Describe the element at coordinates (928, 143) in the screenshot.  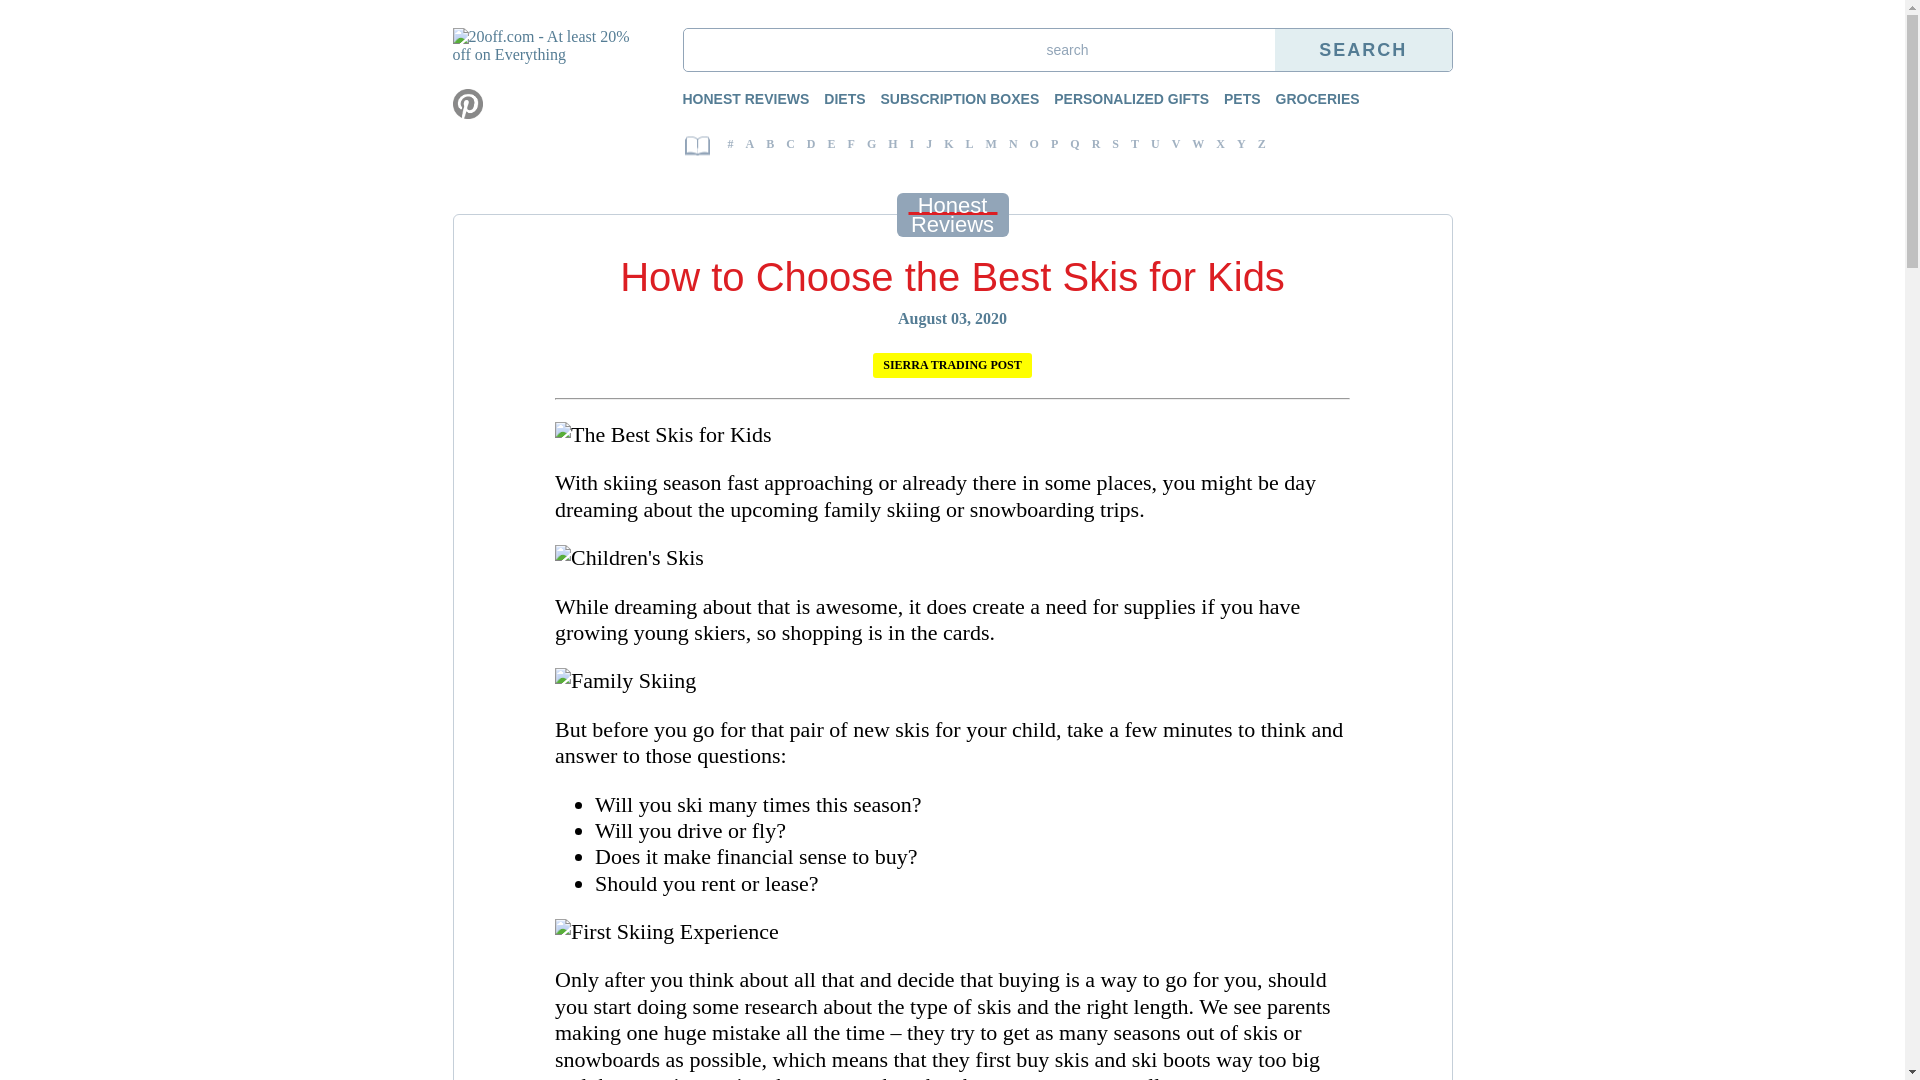
I see `'J'` at that location.